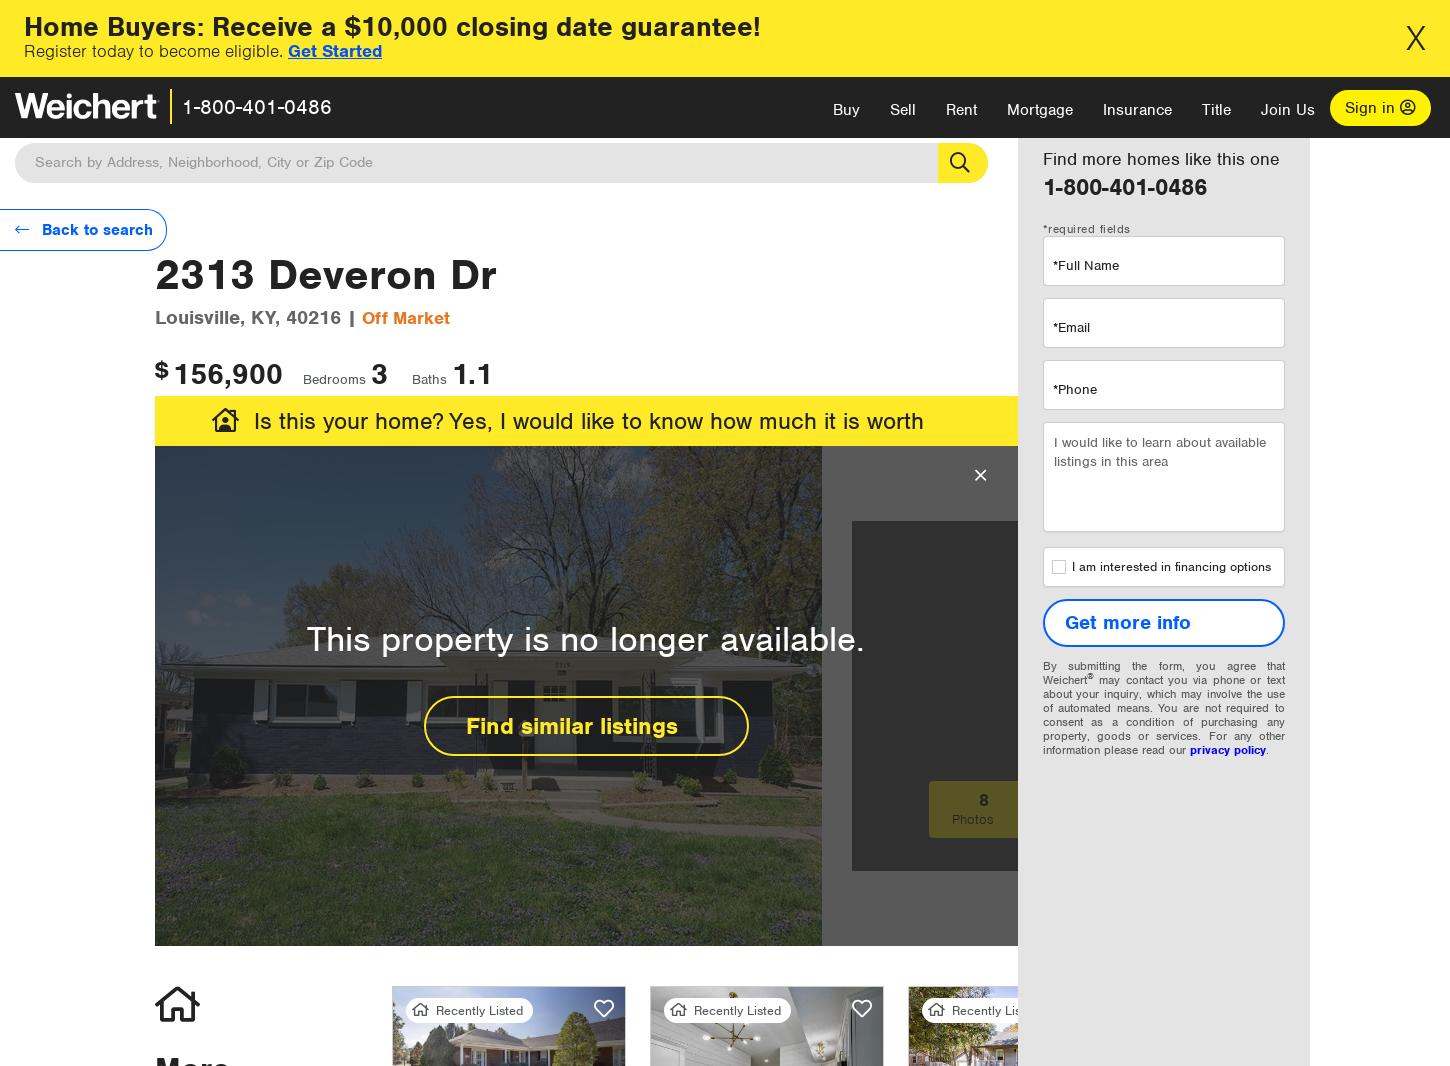 The height and width of the screenshot is (1066, 1450). I want to click on '8', so click(983, 800).